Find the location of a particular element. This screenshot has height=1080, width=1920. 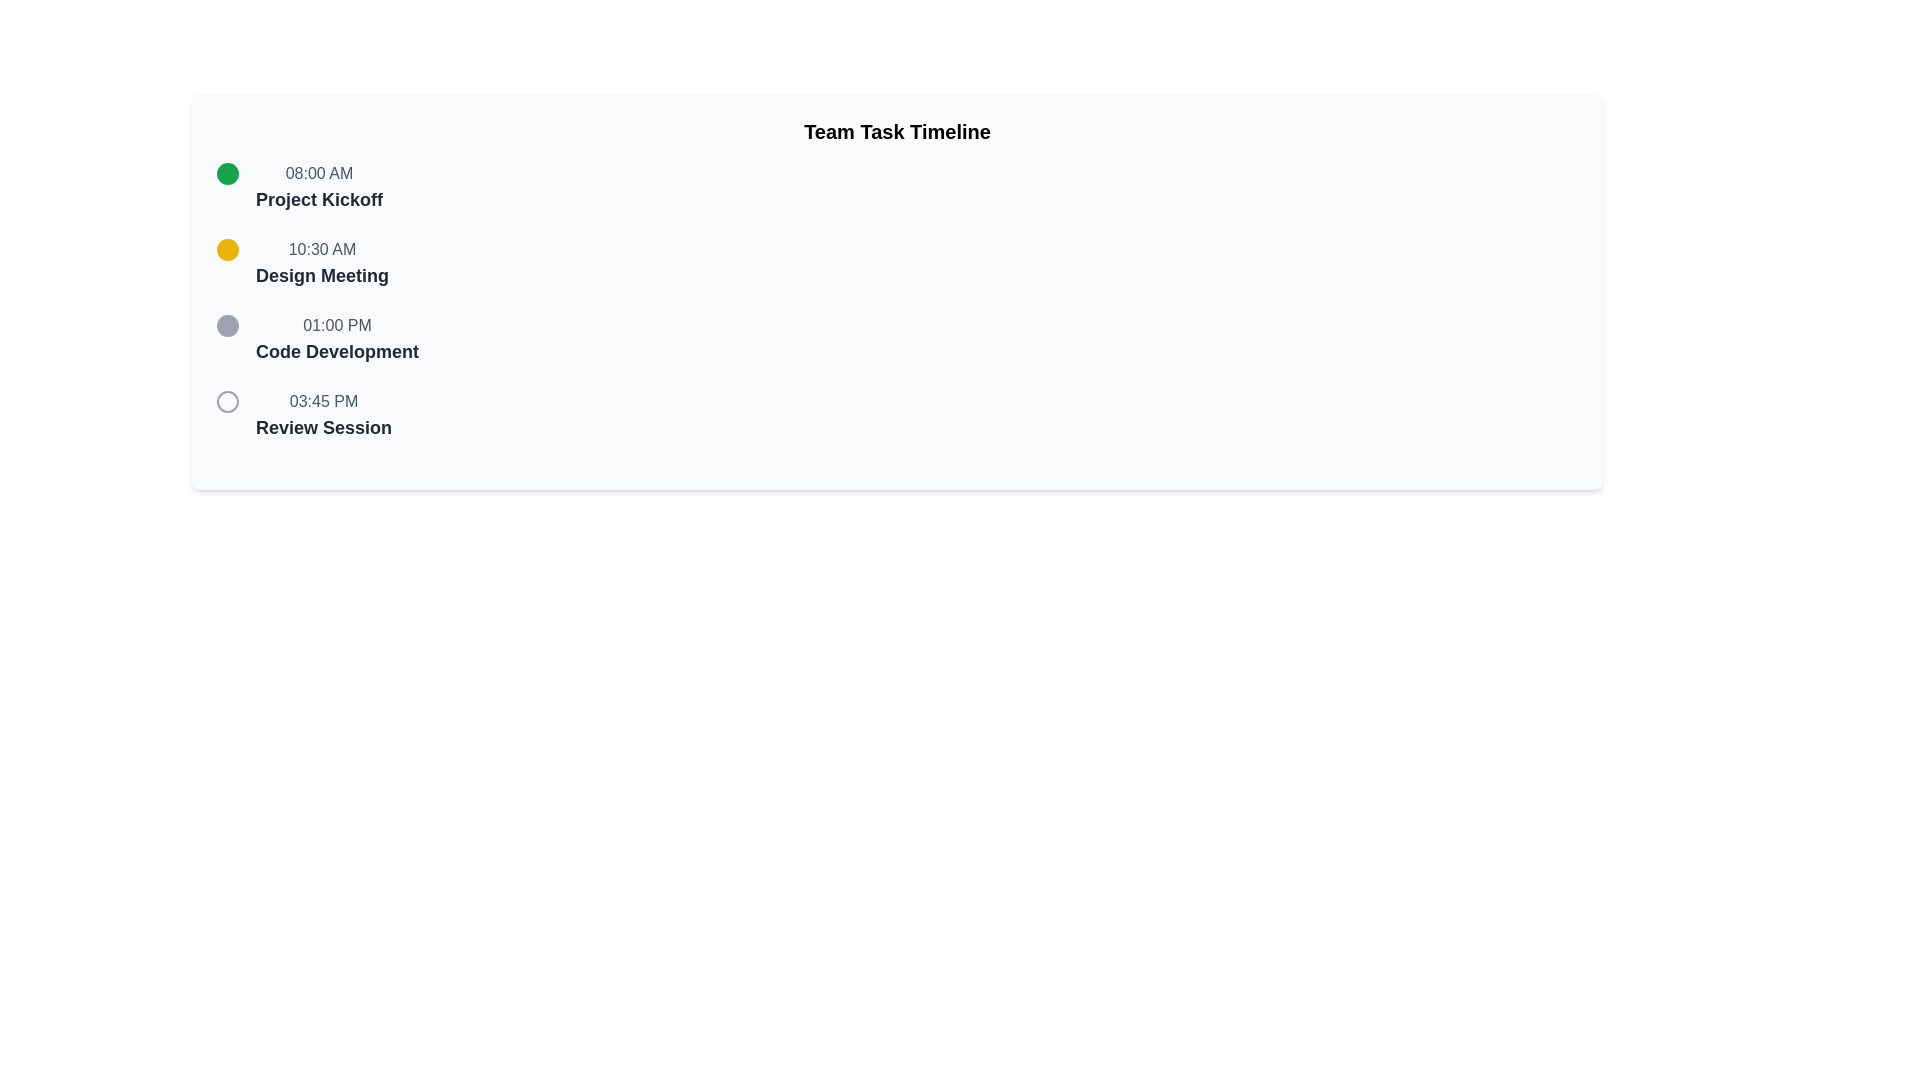

the green circular icon that indicates the status for the '08:00 AM Project Kickoff' event in the top-left section of the vertical timeline interface is located at coordinates (227, 172).